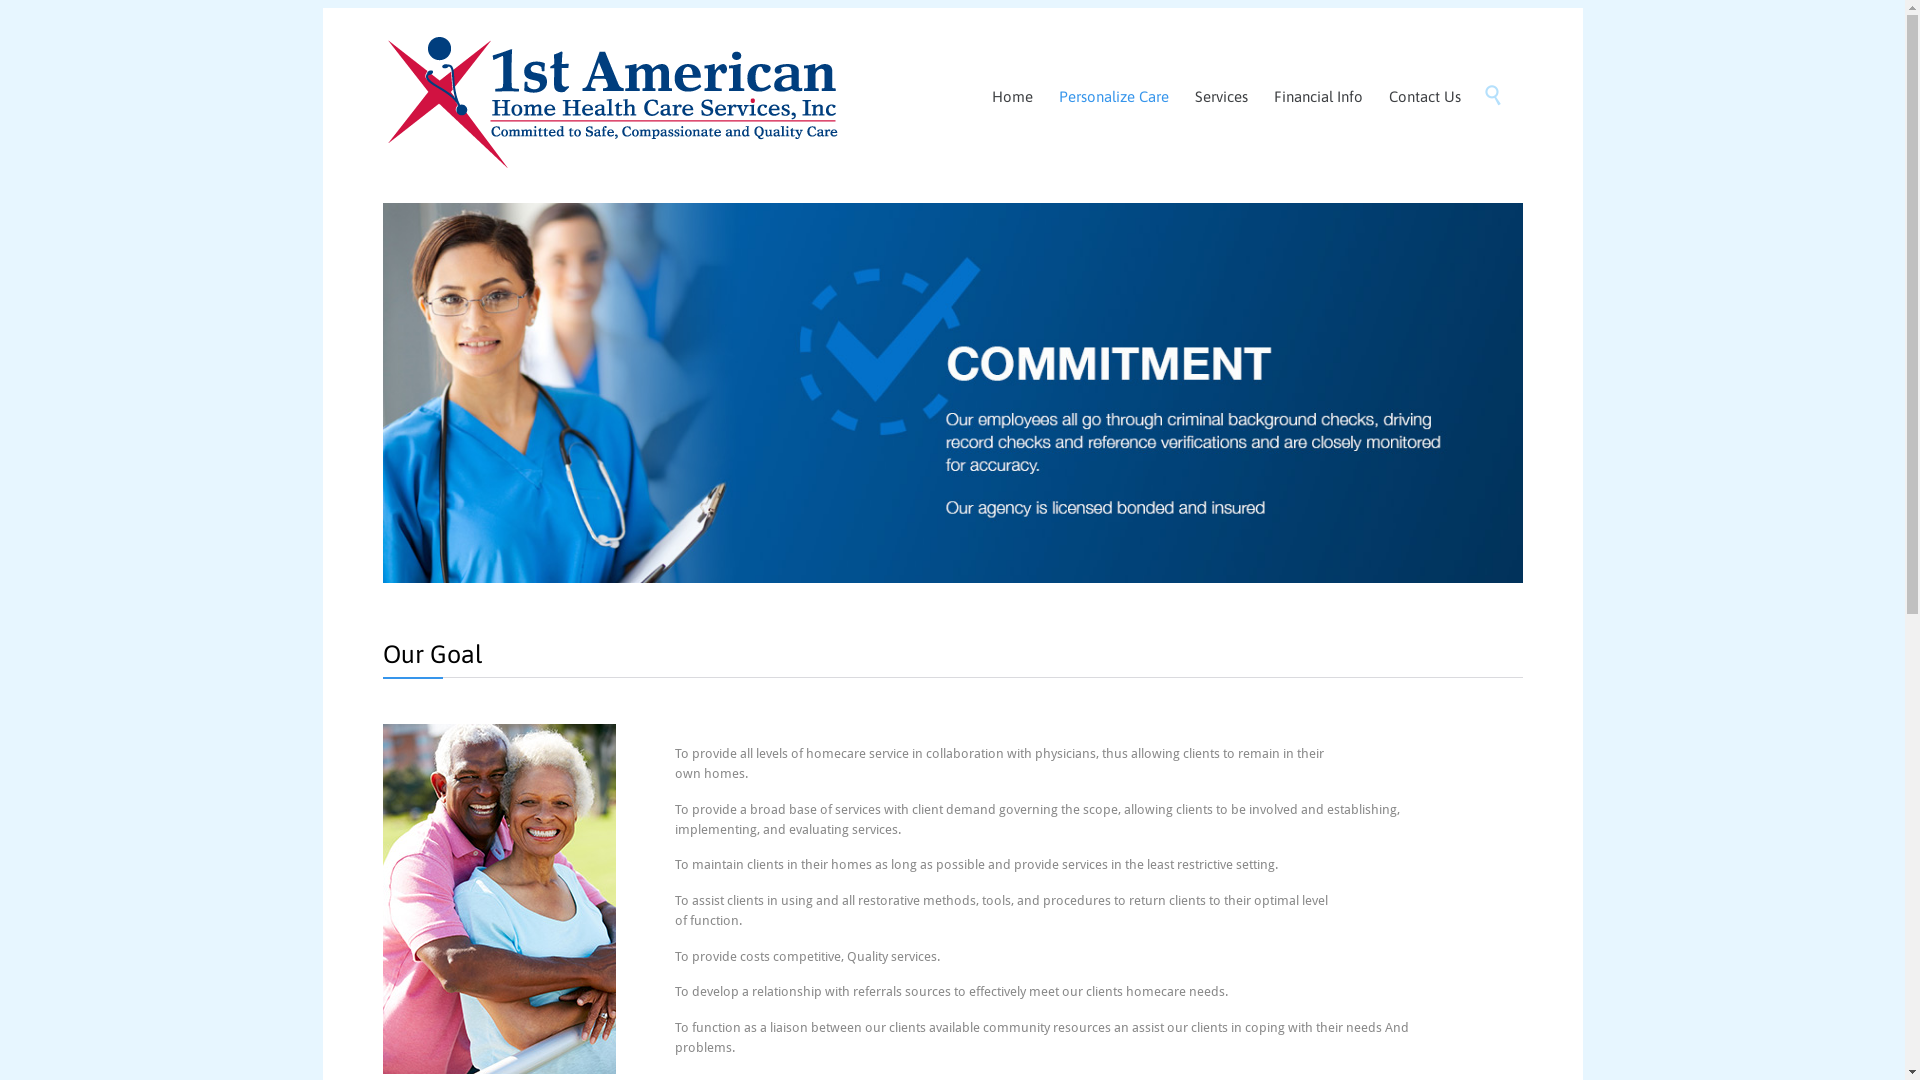 This screenshot has width=1920, height=1080. What do you see at coordinates (1317, 97) in the screenshot?
I see `'Financial Info'` at bounding box center [1317, 97].